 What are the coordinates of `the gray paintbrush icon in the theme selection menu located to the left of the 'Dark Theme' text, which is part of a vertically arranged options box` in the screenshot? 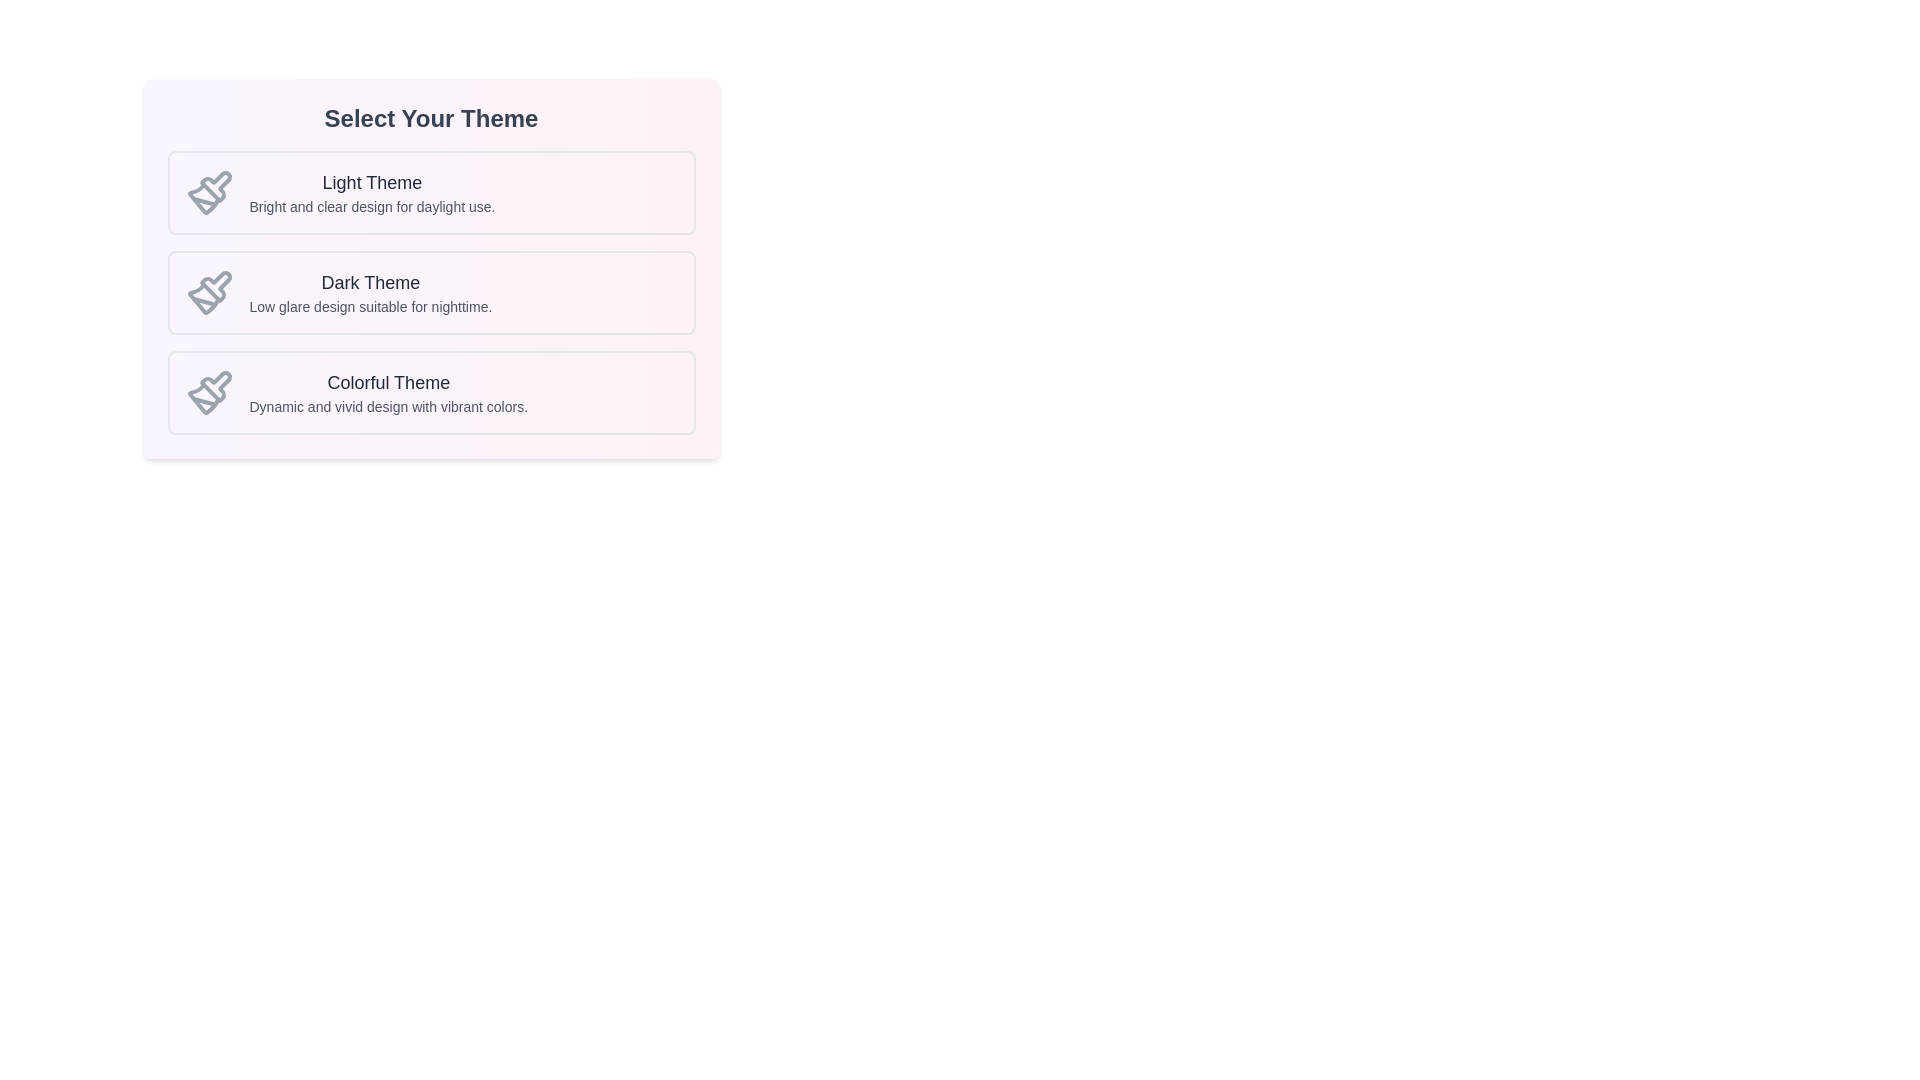 It's located at (209, 293).